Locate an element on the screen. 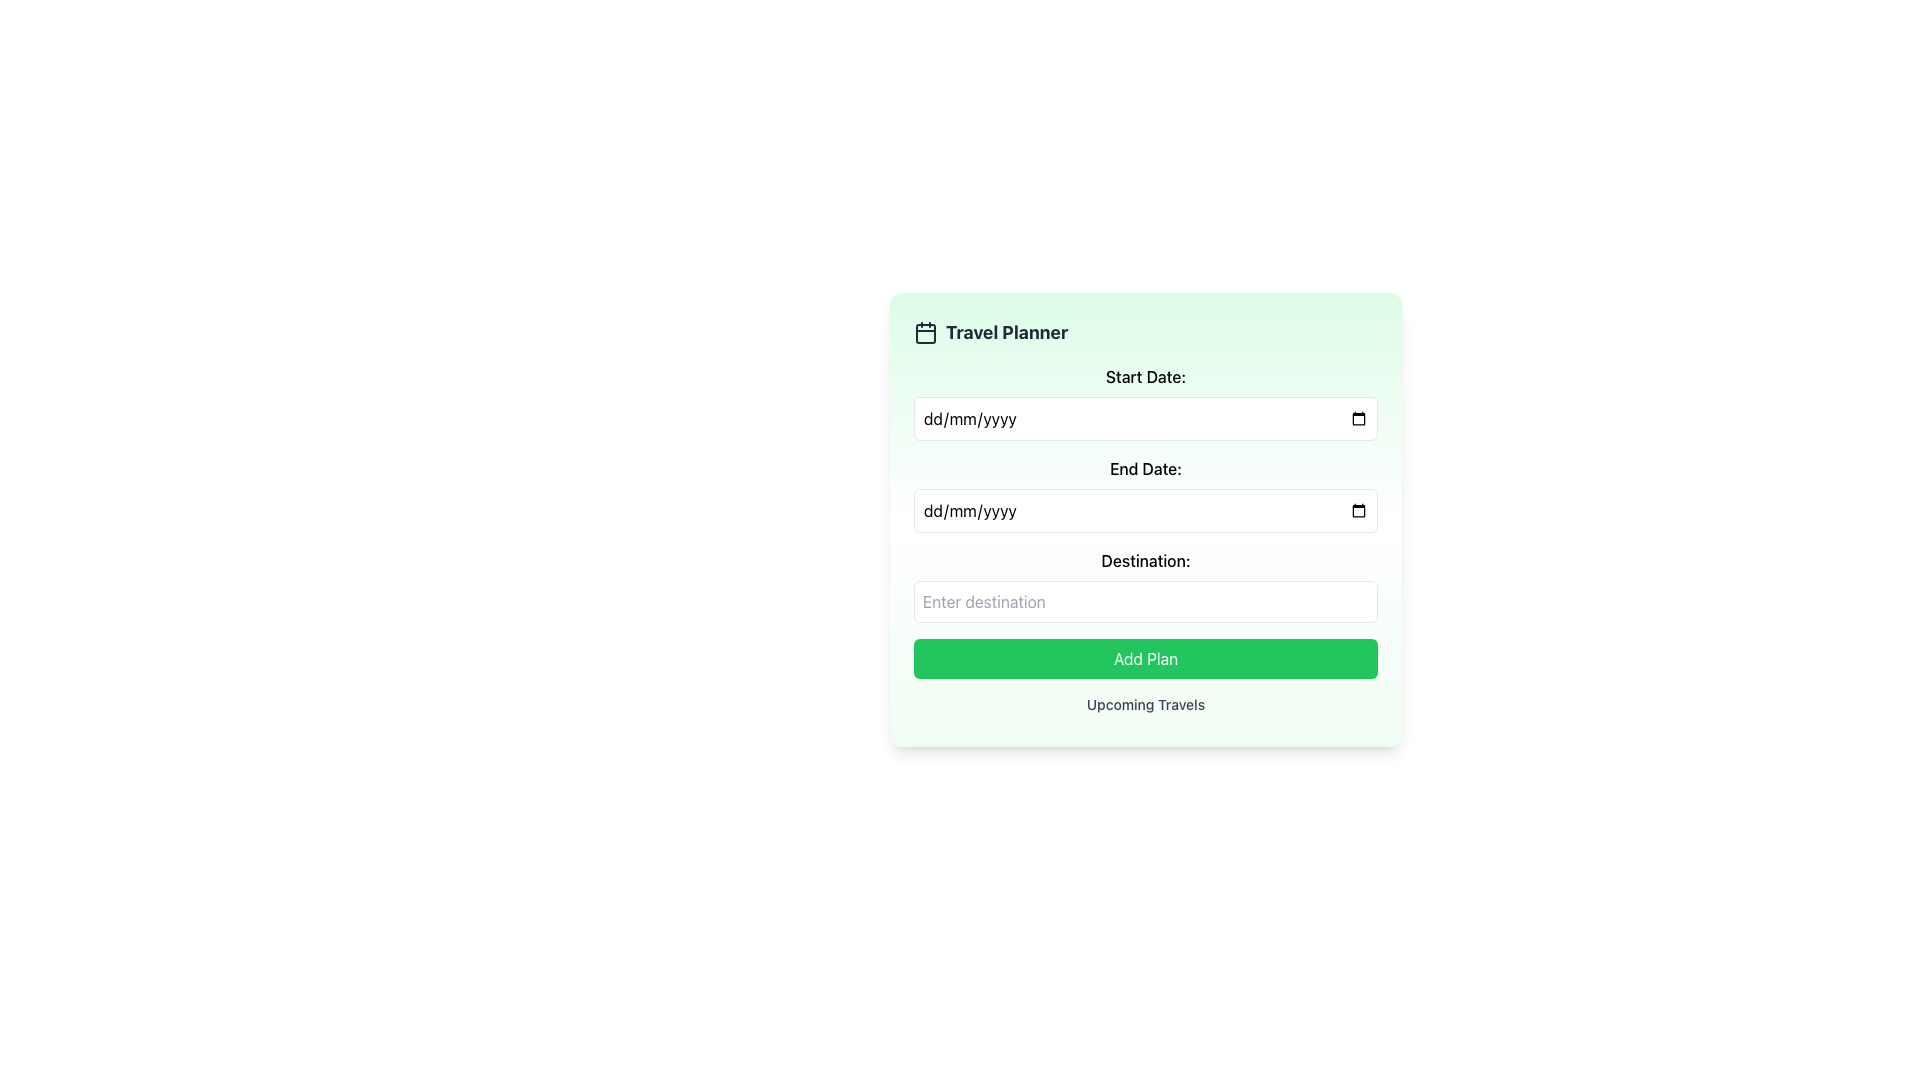 The image size is (1920, 1080). the 'Add Plan' button located above the 'Upcoming Travels' text to change its appearance is located at coordinates (1146, 659).